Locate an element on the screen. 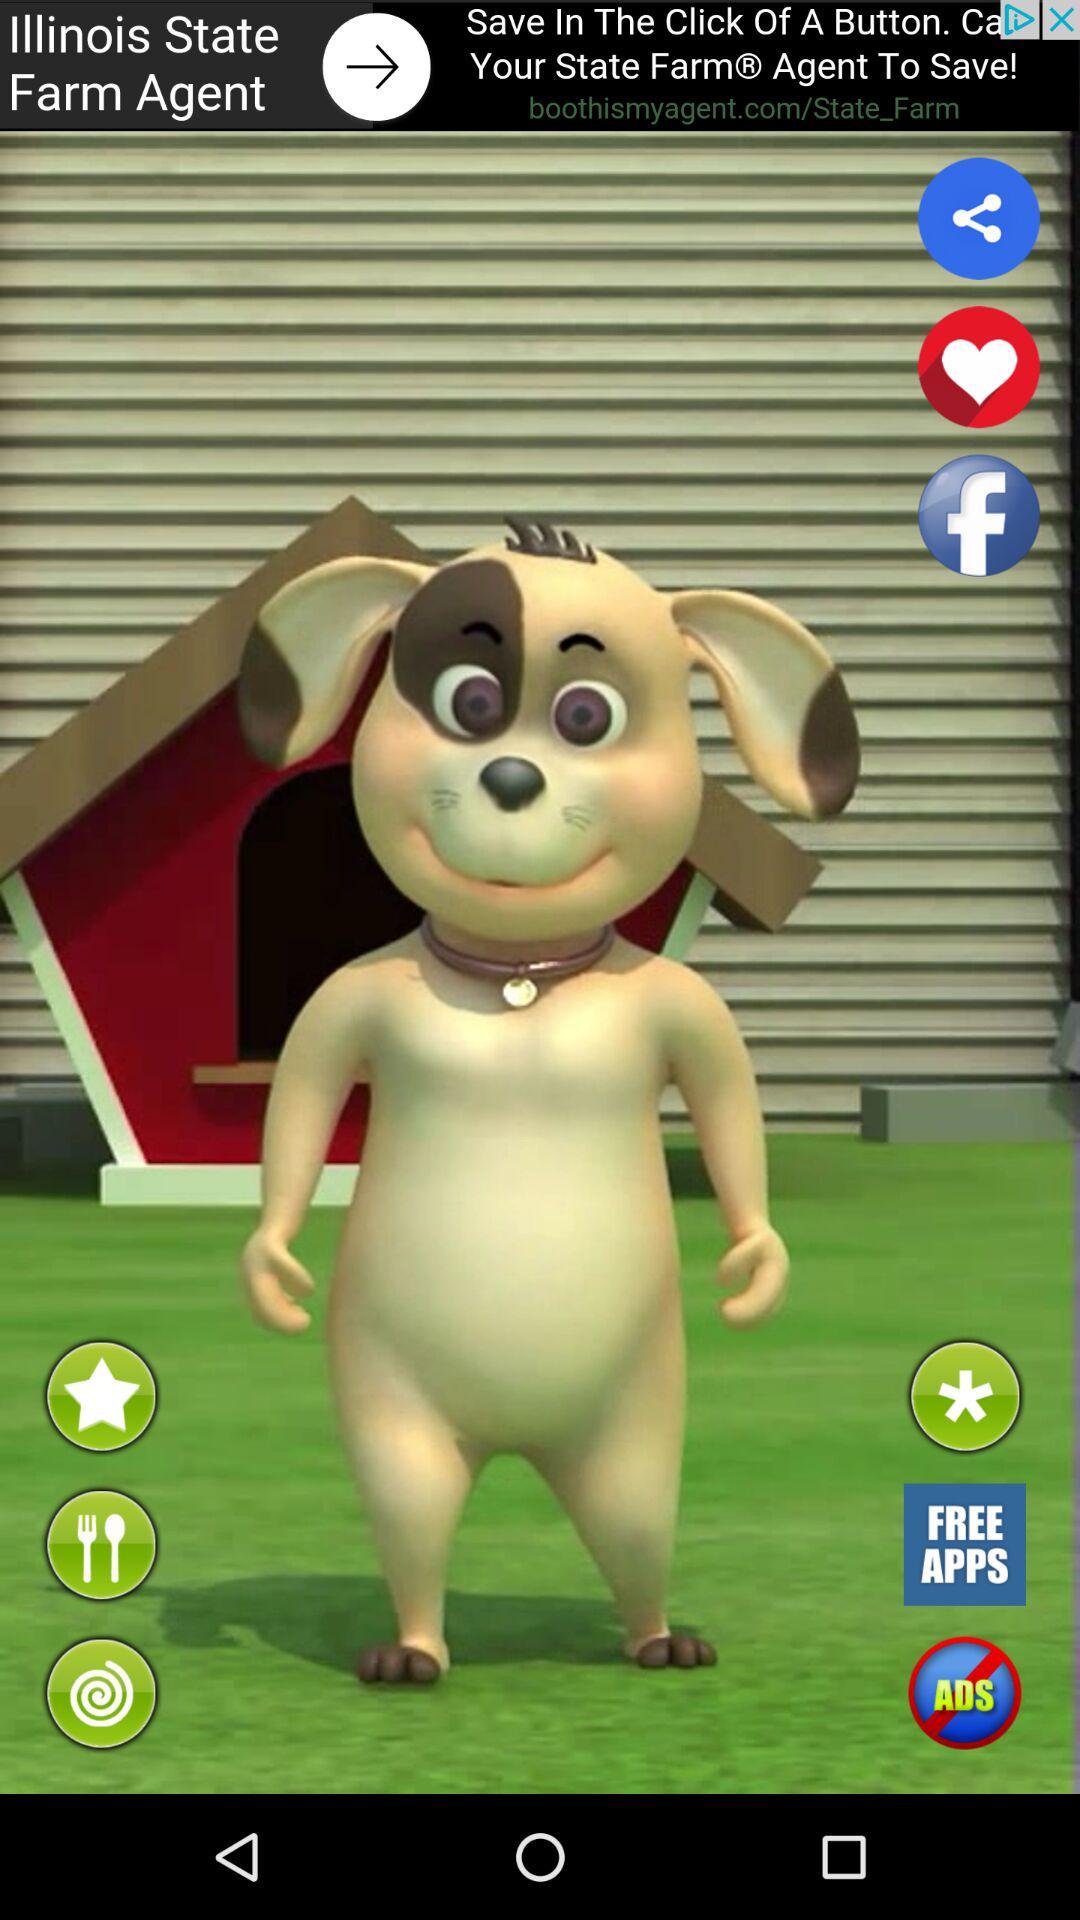 The image size is (1080, 1920). advertisement is located at coordinates (540, 65).